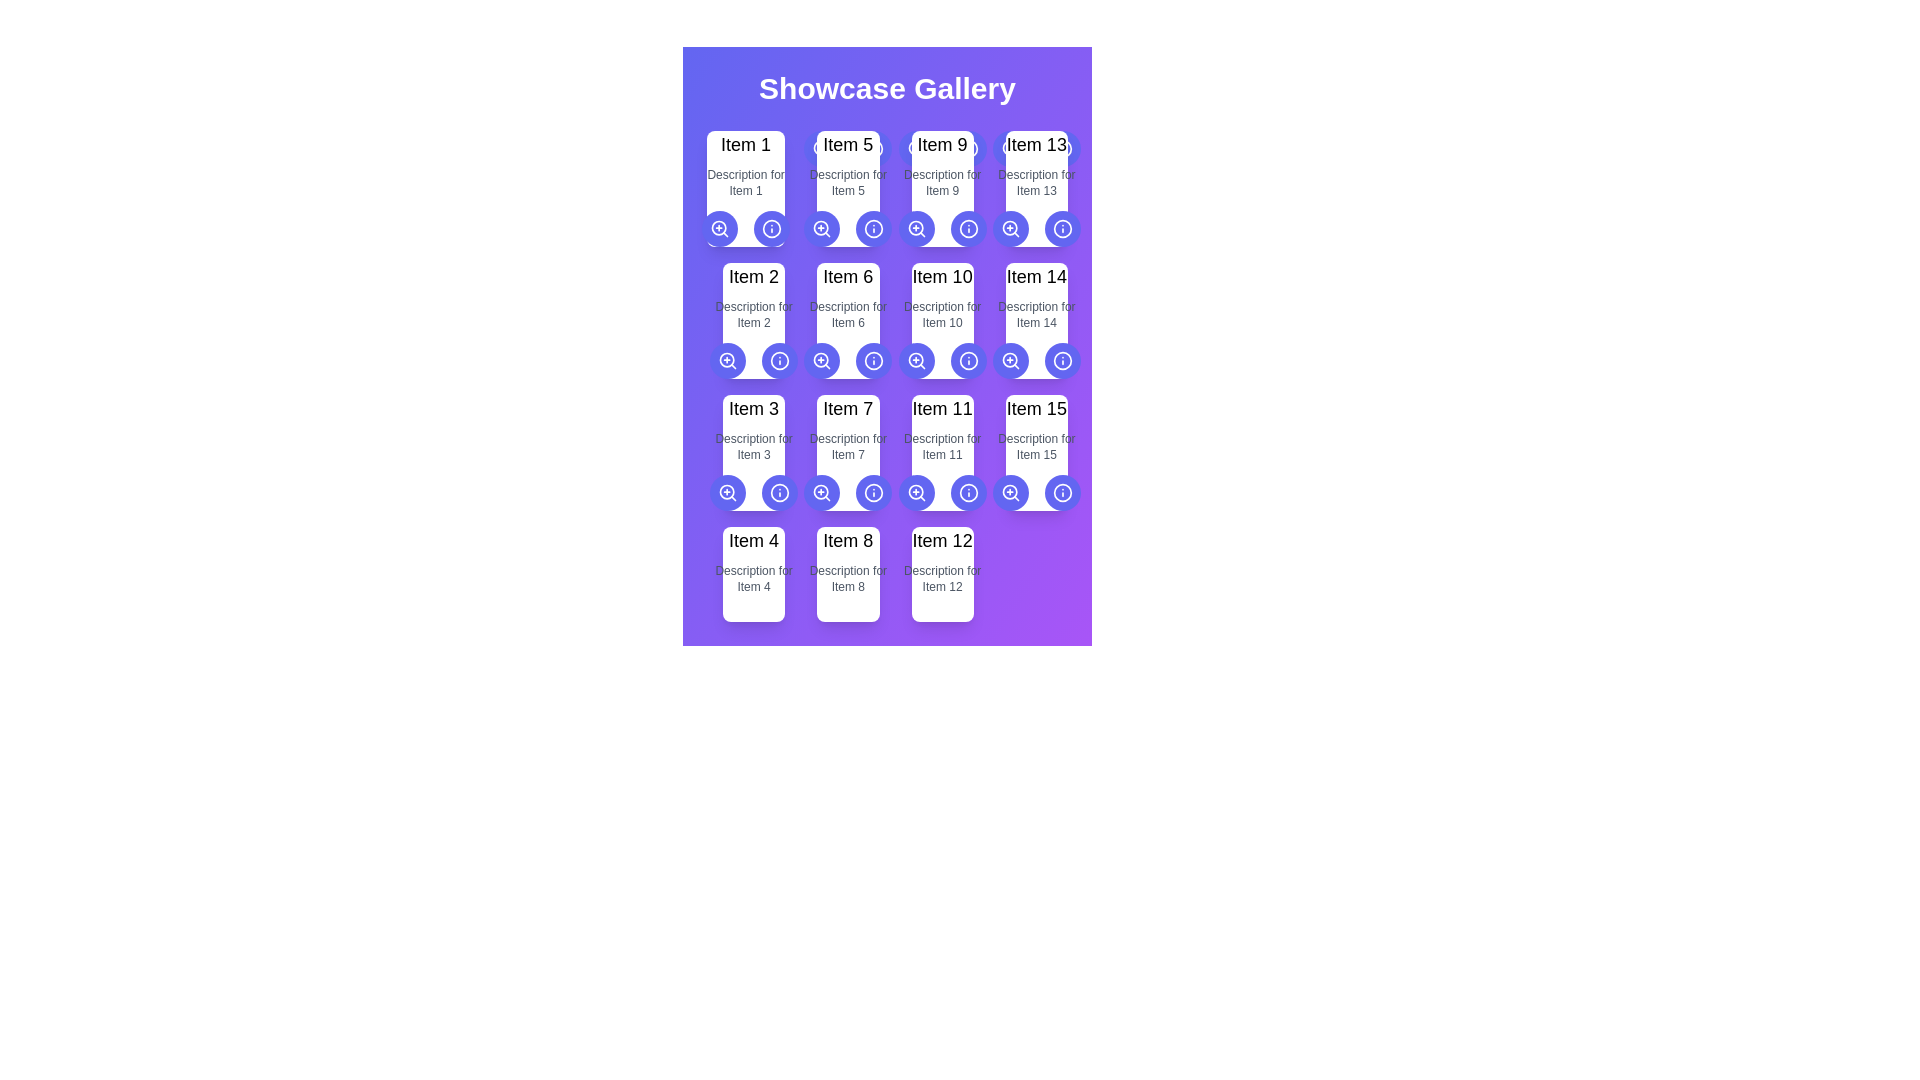 This screenshot has width=1920, height=1080. Describe the element at coordinates (745, 189) in the screenshot. I see `the first card component` at that location.